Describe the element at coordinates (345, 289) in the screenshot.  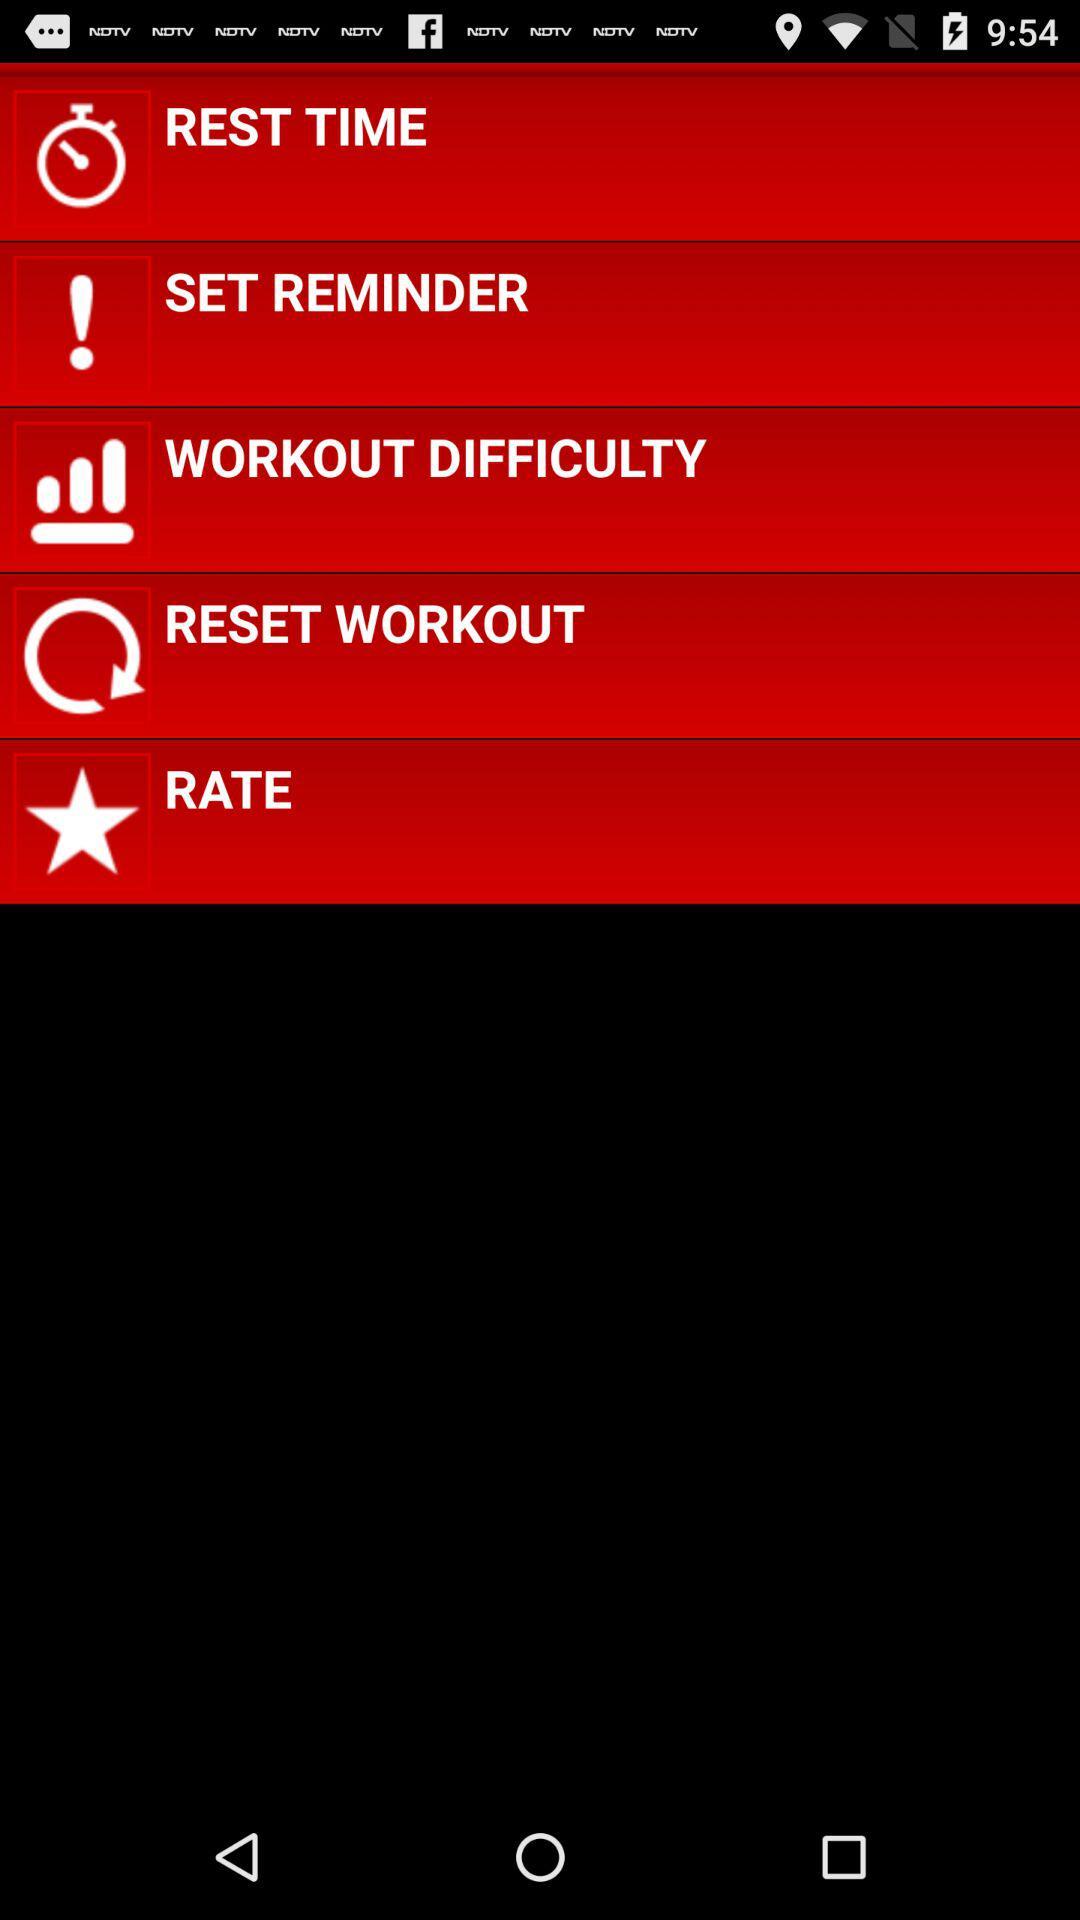
I see `set reminder icon` at that location.